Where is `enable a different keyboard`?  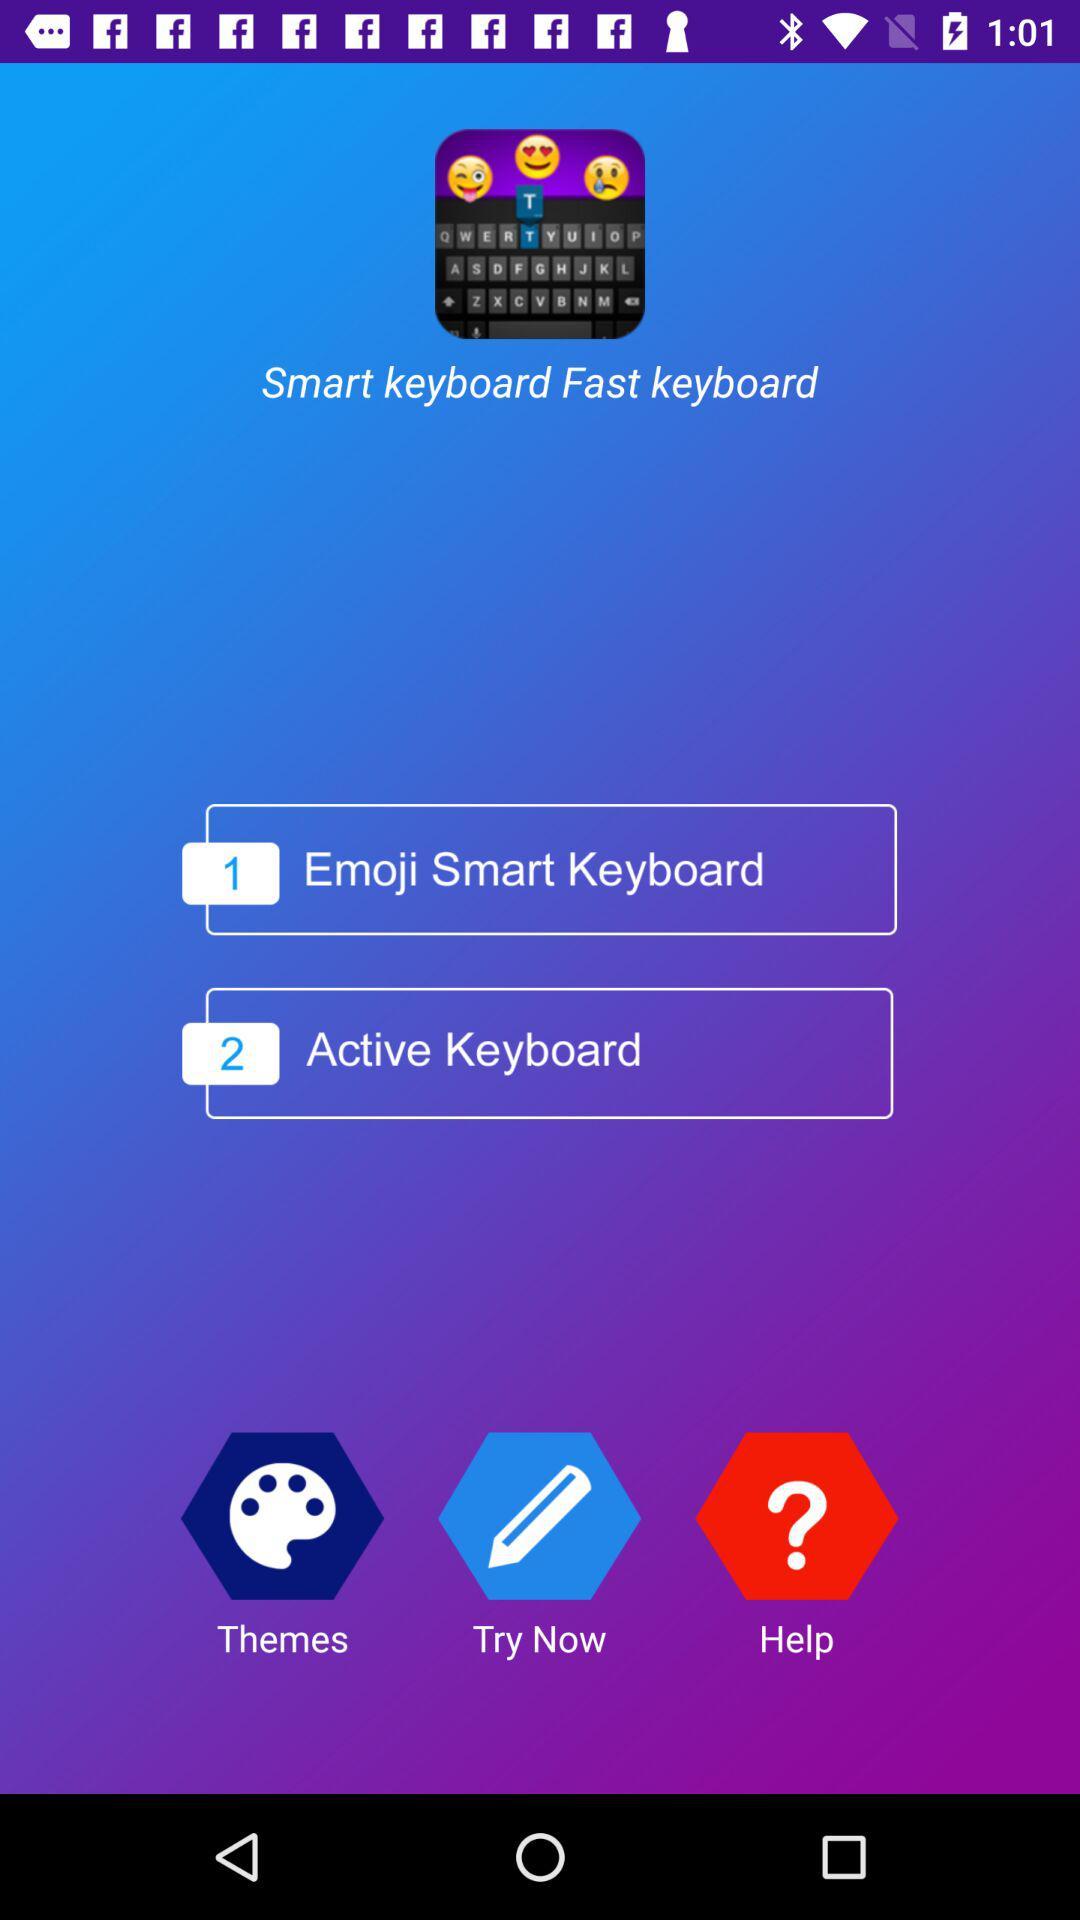
enable a different keyboard is located at coordinates (538, 869).